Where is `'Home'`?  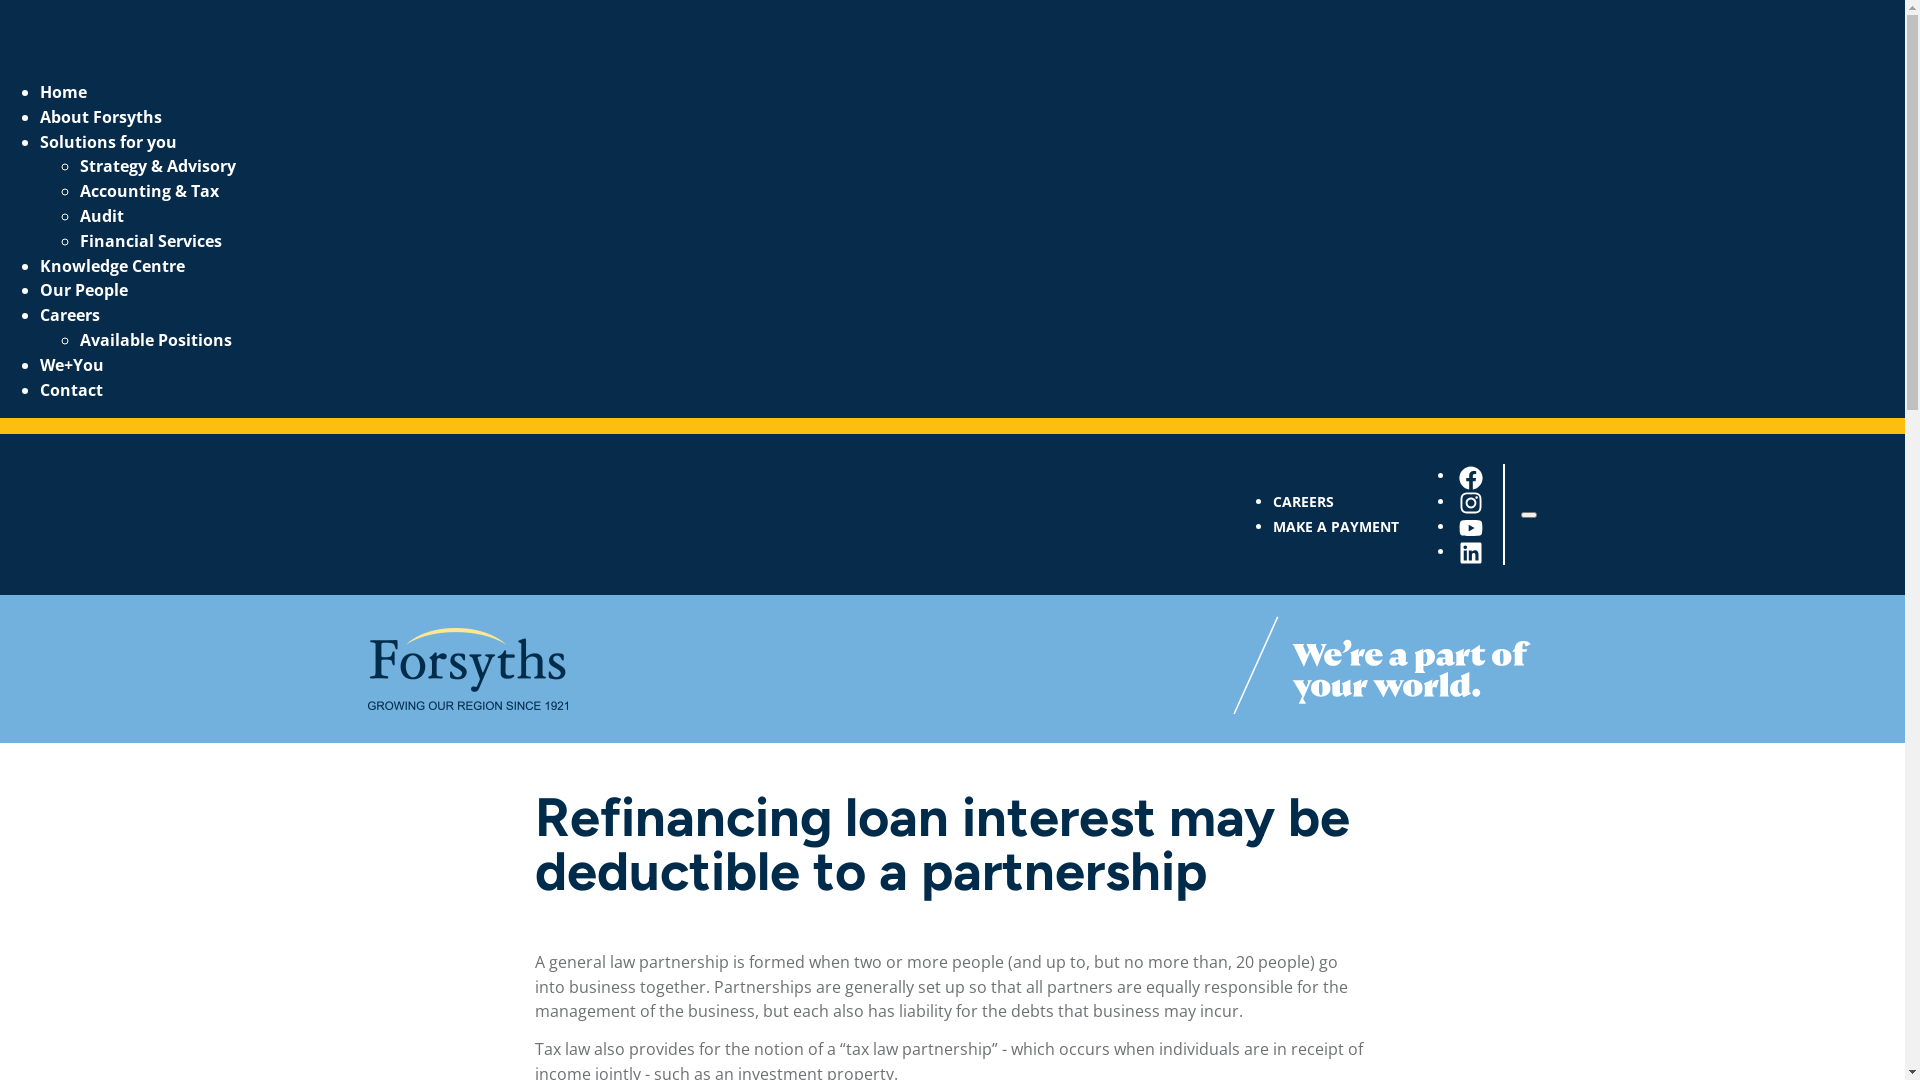
'Home' is located at coordinates (63, 92).